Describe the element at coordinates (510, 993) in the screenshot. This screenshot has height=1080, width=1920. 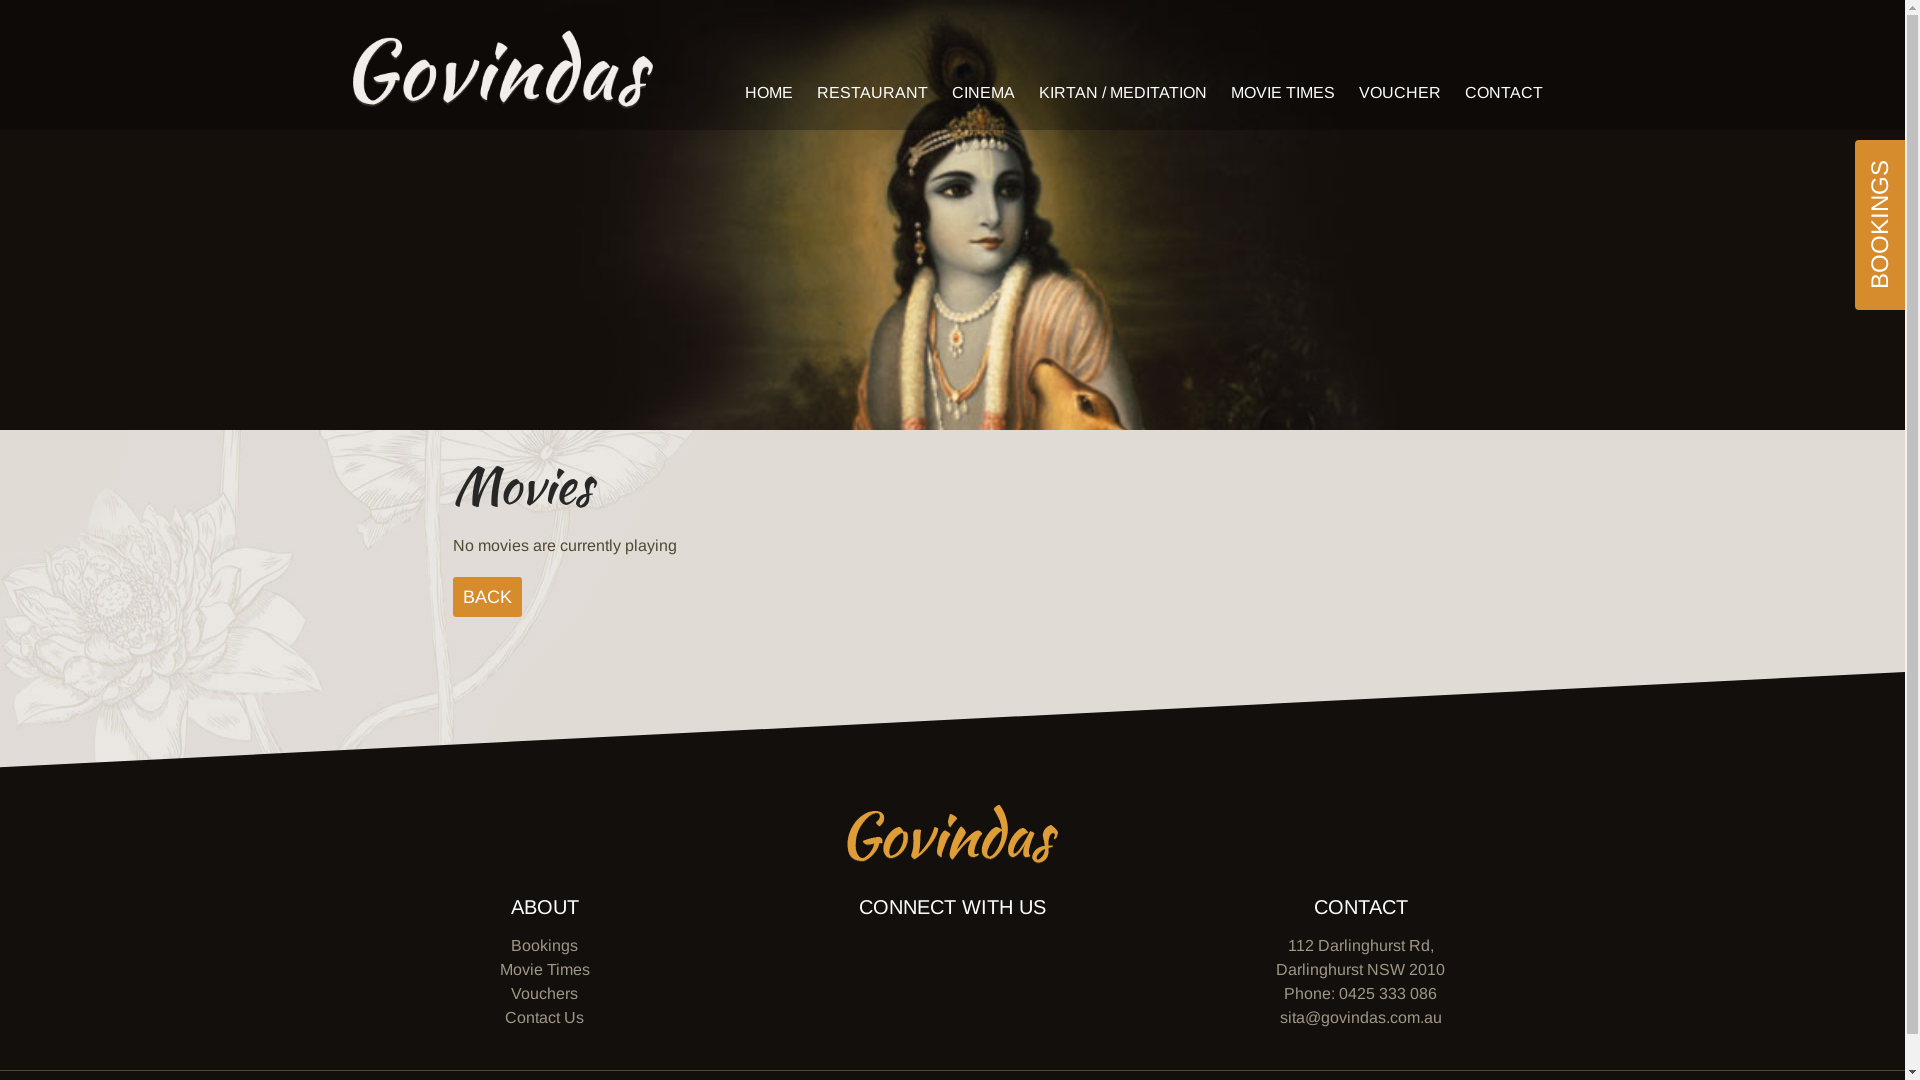
I see `'Vouchers'` at that location.